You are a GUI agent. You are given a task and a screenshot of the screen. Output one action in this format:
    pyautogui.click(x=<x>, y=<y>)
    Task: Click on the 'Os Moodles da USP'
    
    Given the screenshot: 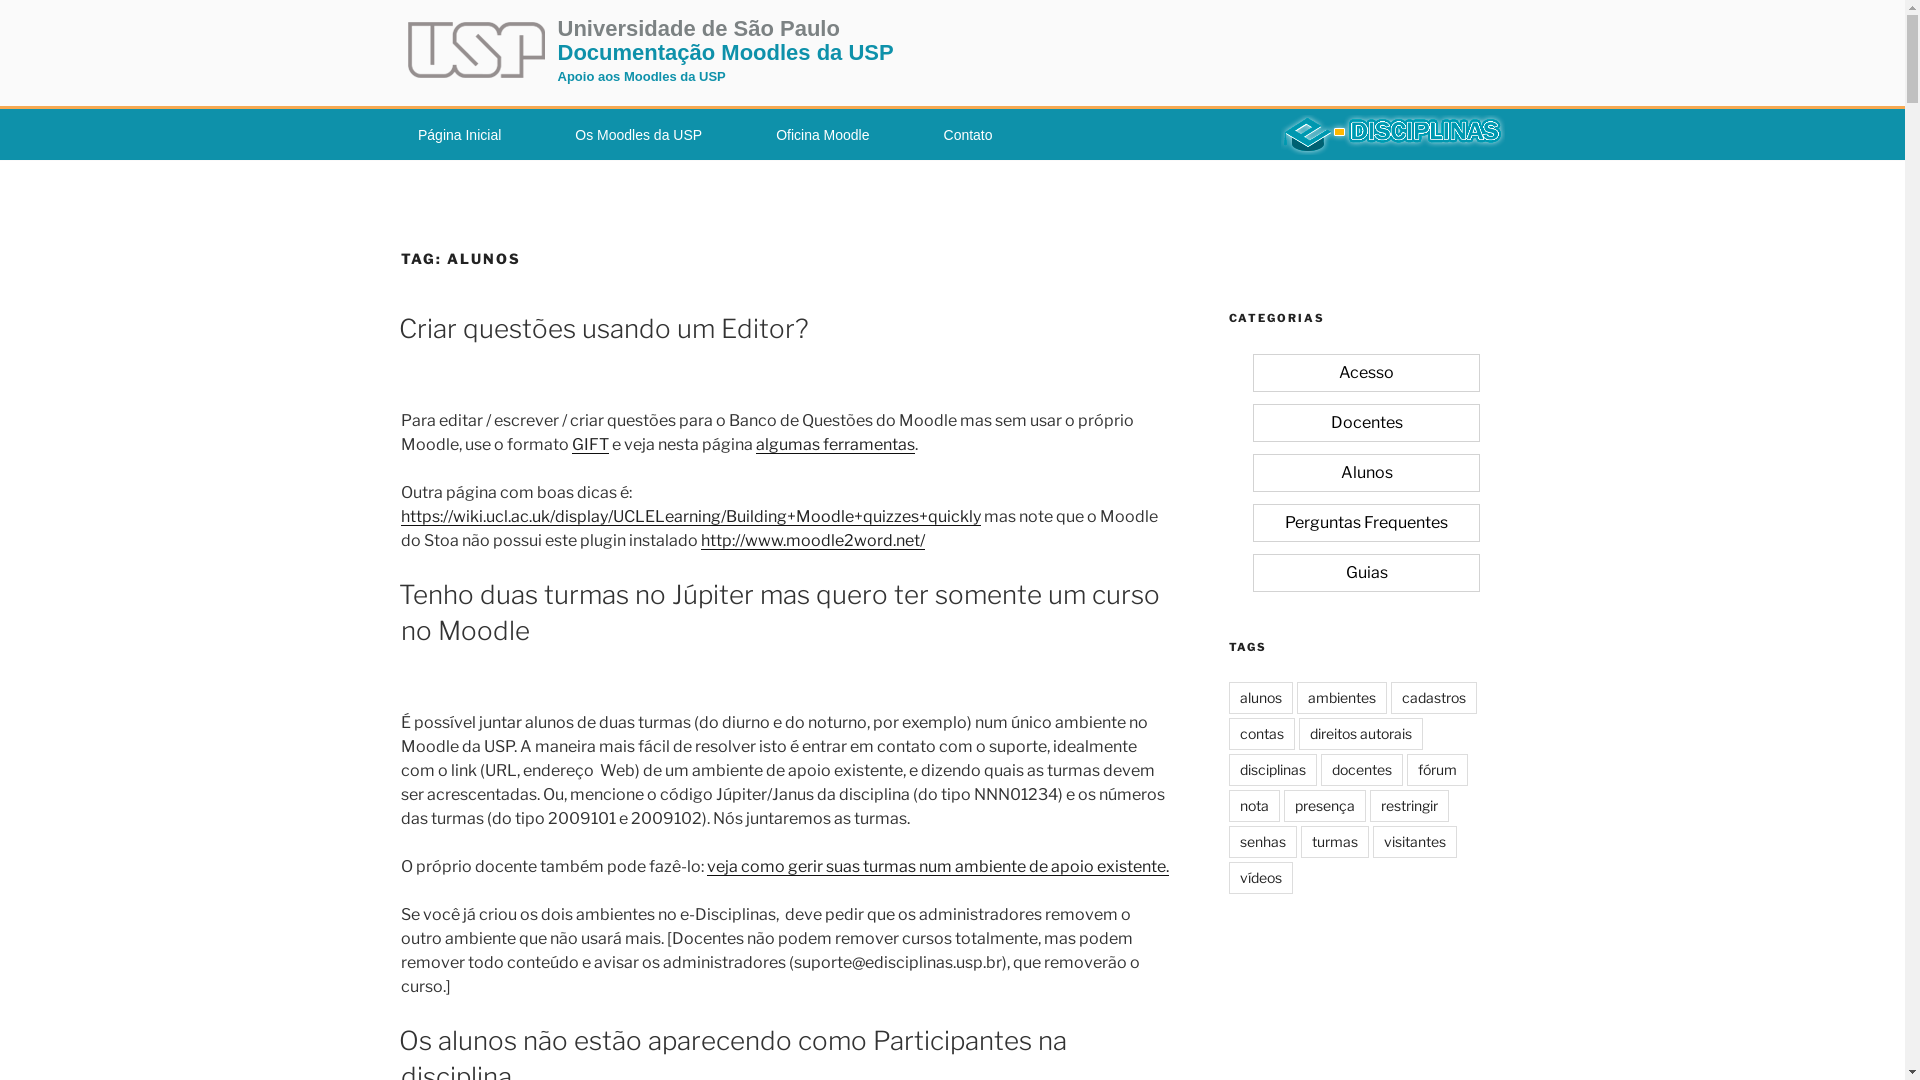 What is the action you would take?
    pyautogui.click(x=637, y=135)
    